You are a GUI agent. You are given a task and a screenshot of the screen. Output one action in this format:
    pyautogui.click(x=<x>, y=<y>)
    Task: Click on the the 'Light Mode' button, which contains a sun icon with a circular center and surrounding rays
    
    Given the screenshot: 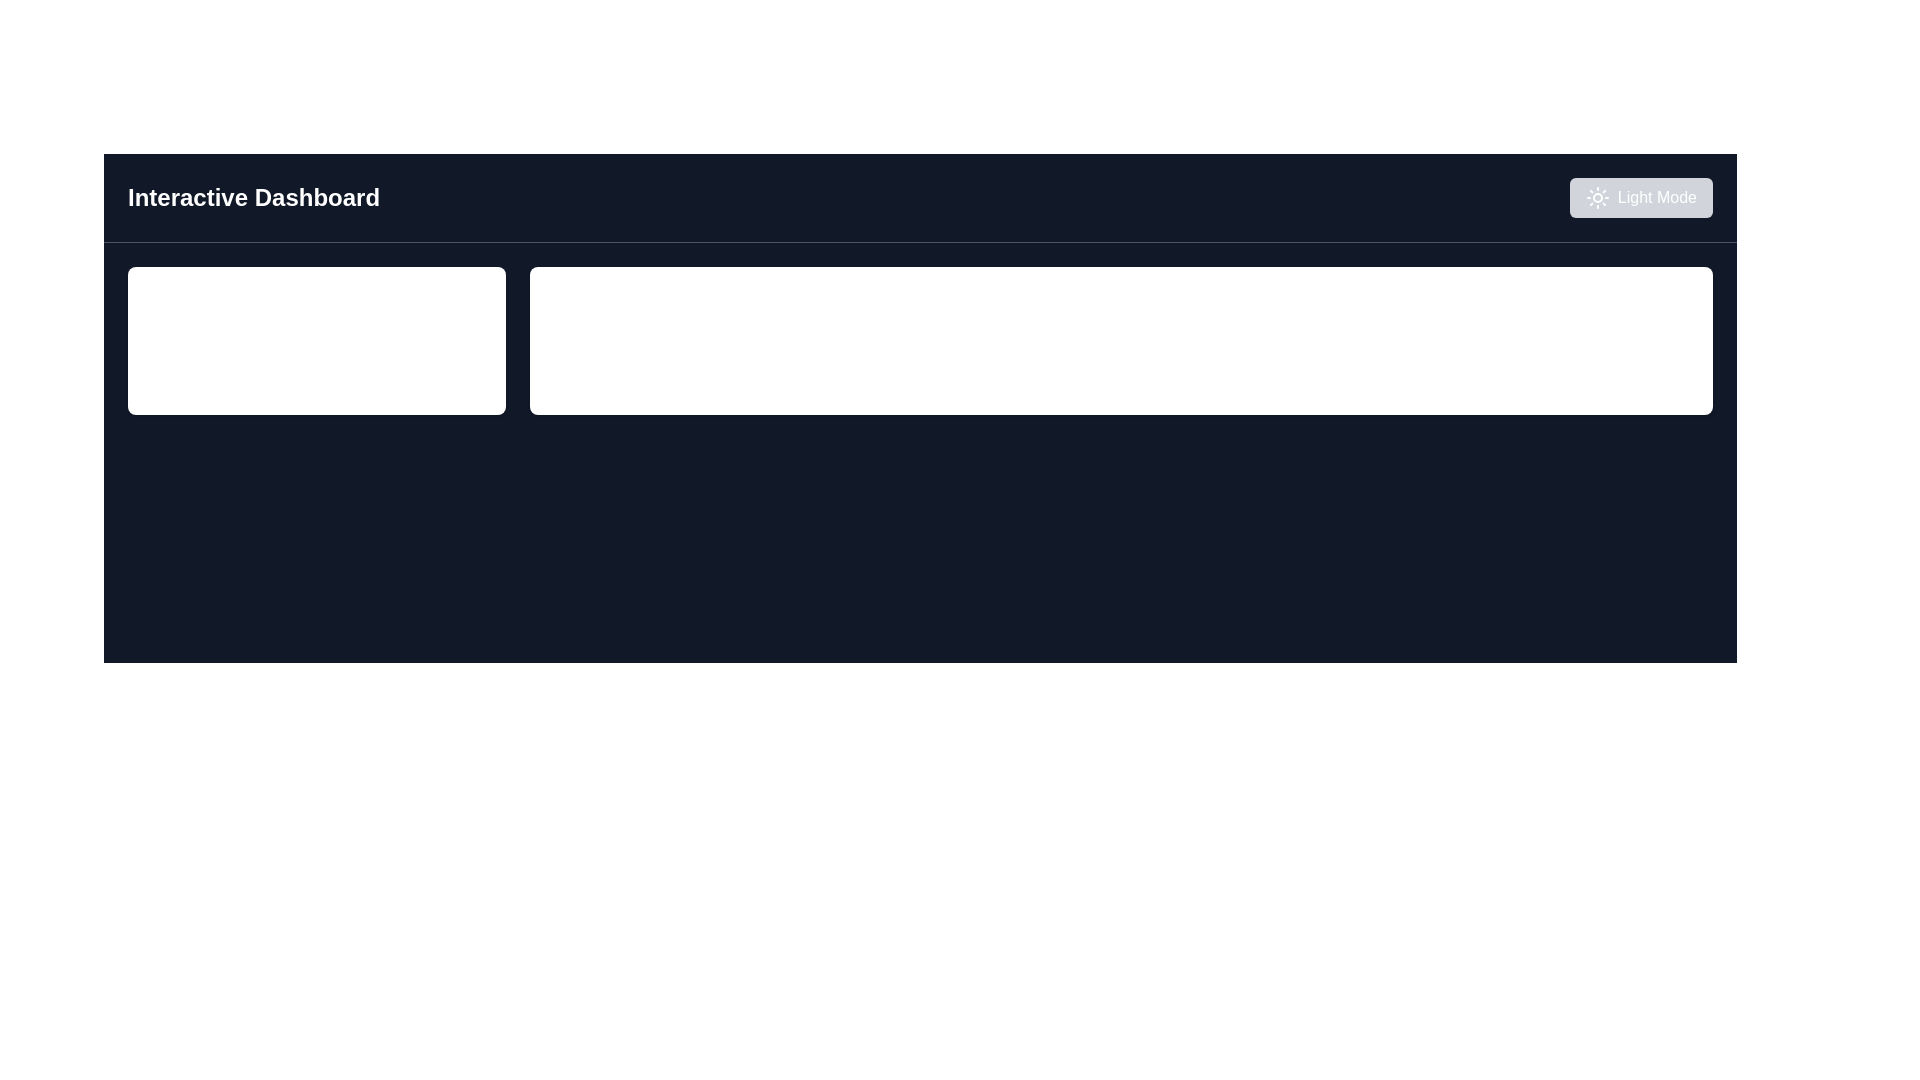 What is the action you would take?
    pyautogui.click(x=1596, y=197)
    